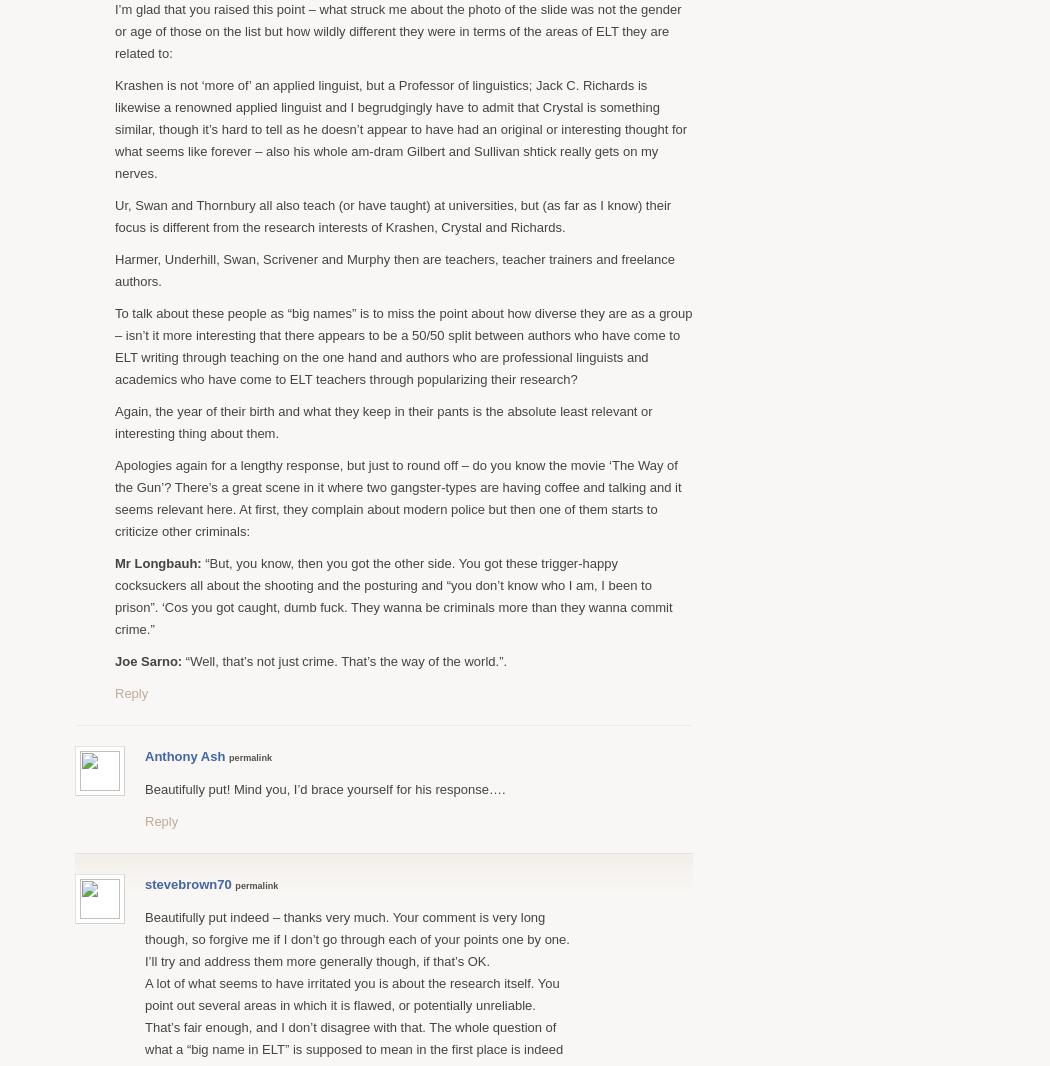 Image resolution: width=1050 pixels, height=1066 pixels. I want to click on 'Harmer, Underhill, Swan, Scrivener and Murphy then are teachers, teacher trainers and freelance authors.', so click(113, 269).